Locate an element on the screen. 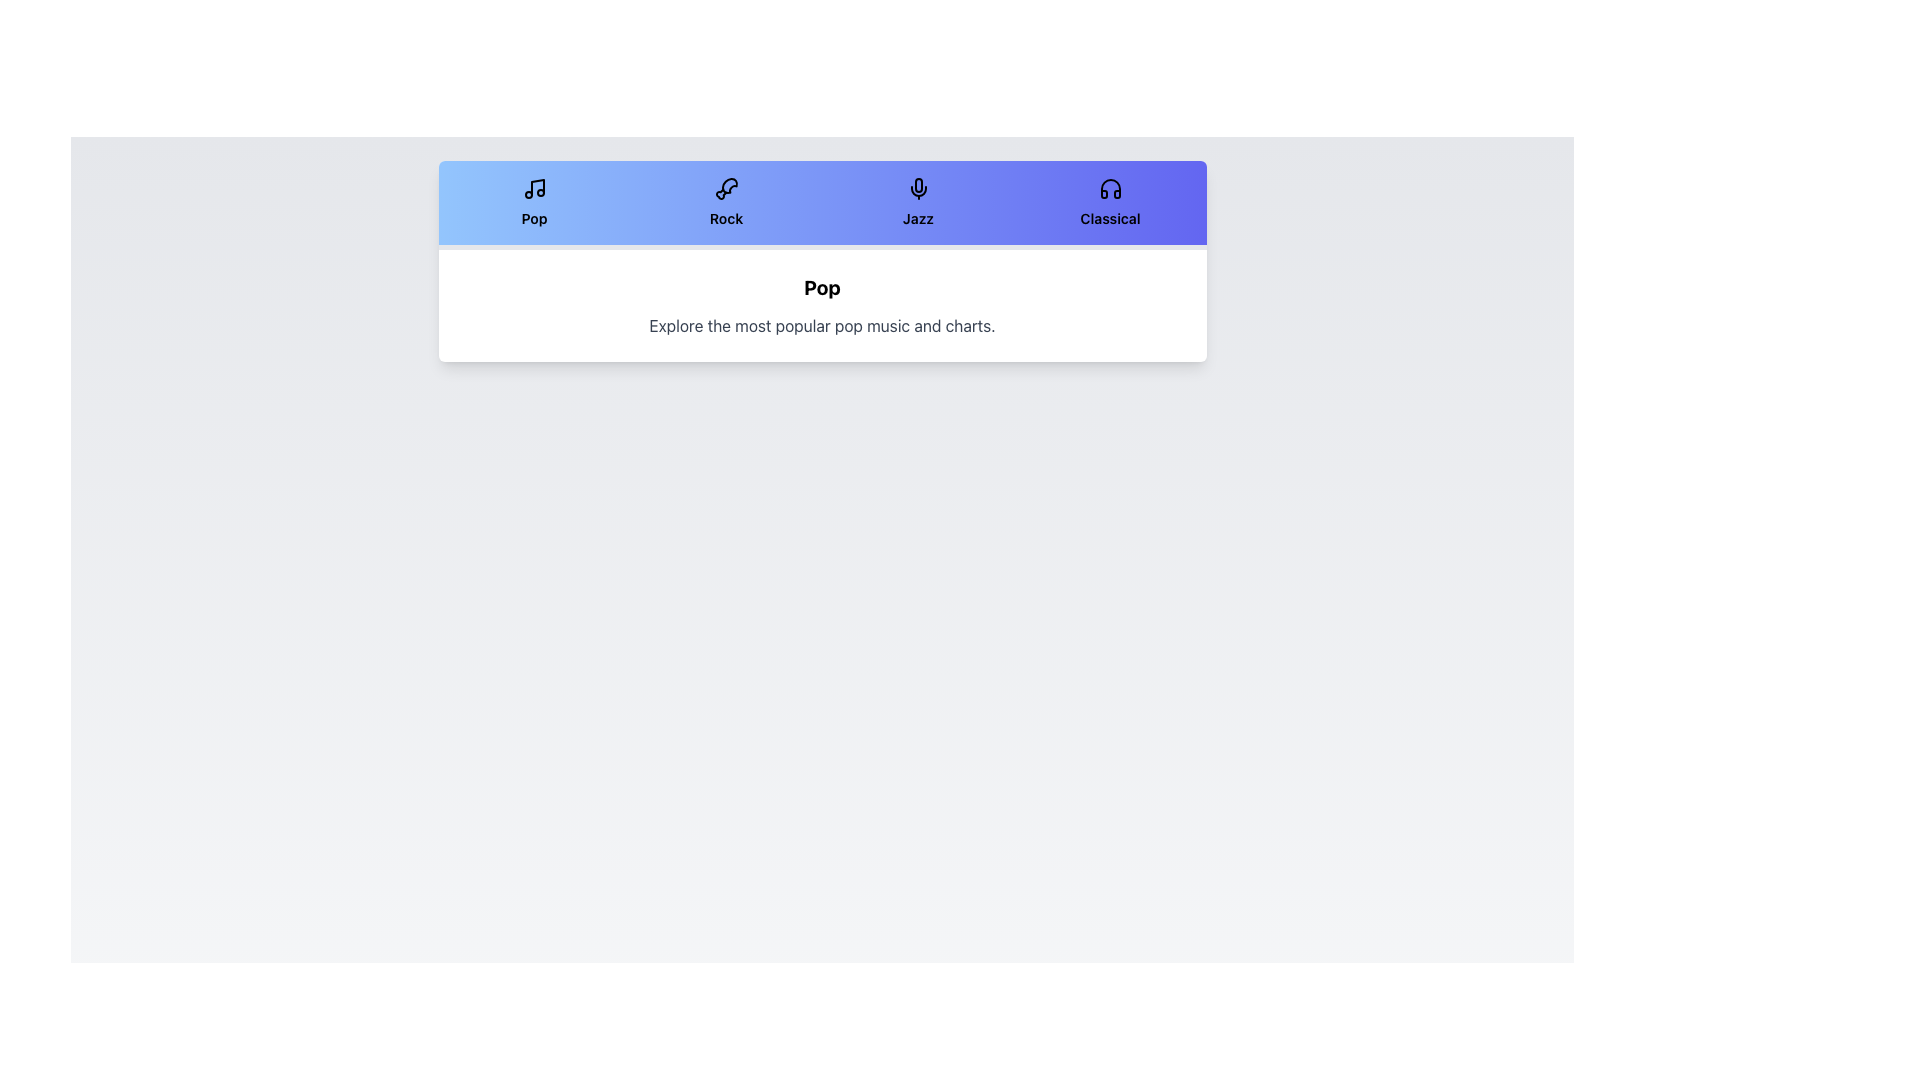  the 'Classical' music genre option in the navigation bar by moving the cursor to its center is located at coordinates (1109, 203).